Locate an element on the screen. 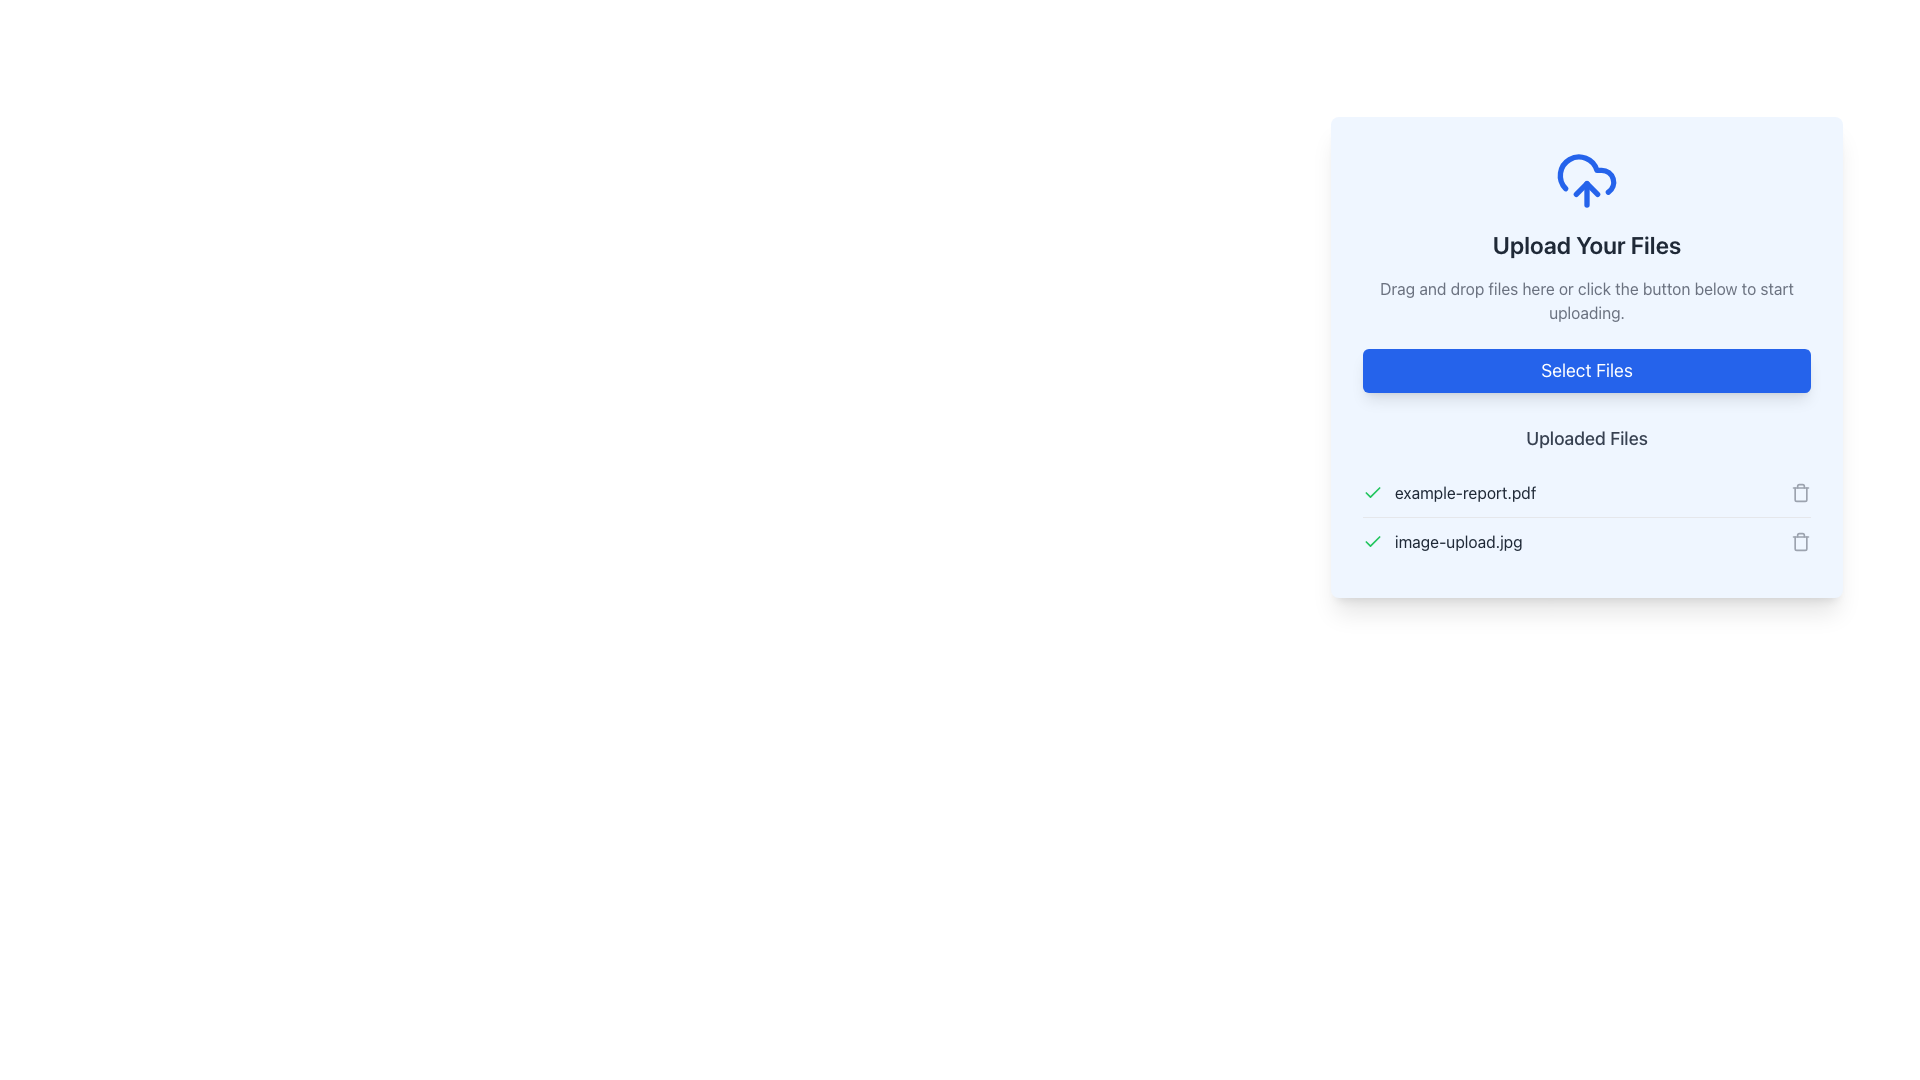 This screenshot has width=1920, height=1080. the trash icon located to the far right of the row labeled 'example-report.pdf' in the 'Uploaded Files' list is located at coordinates (1800, 493).